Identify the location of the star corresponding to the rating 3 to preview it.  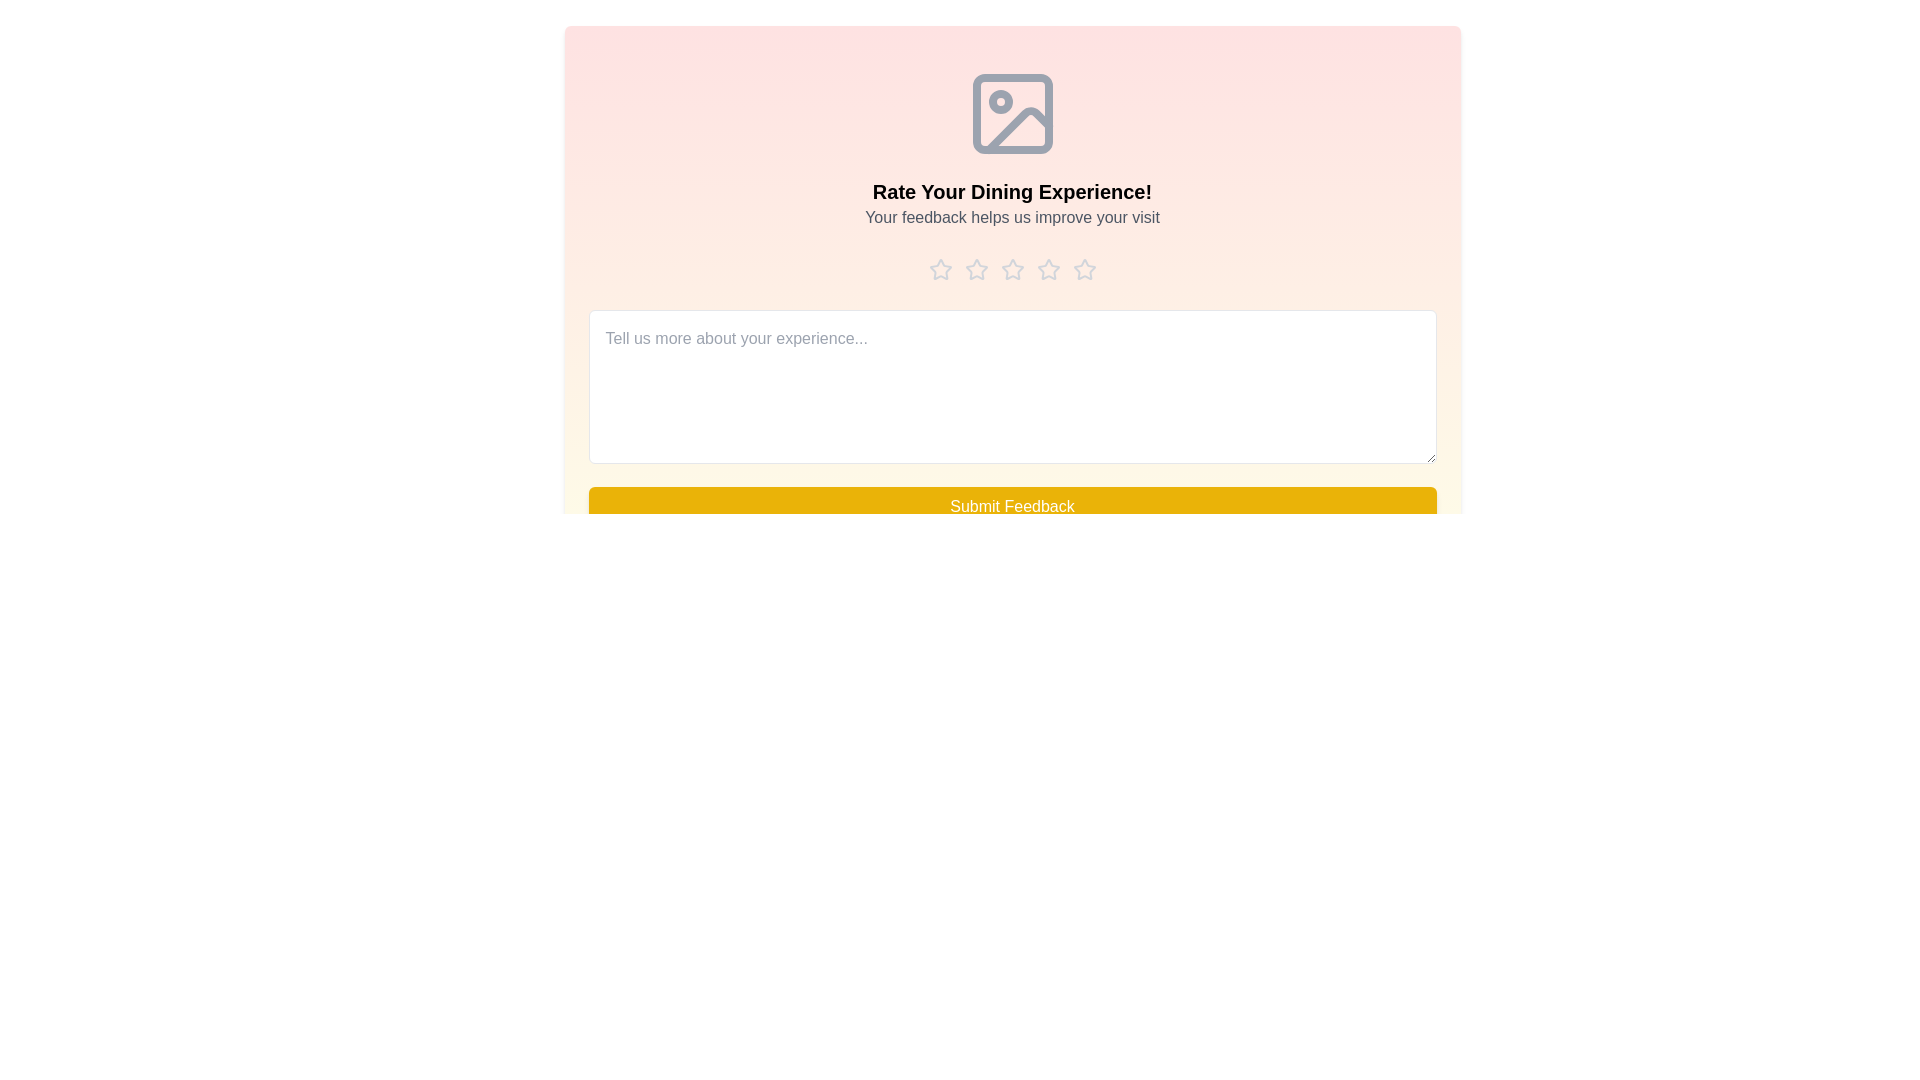
(1012, 270).